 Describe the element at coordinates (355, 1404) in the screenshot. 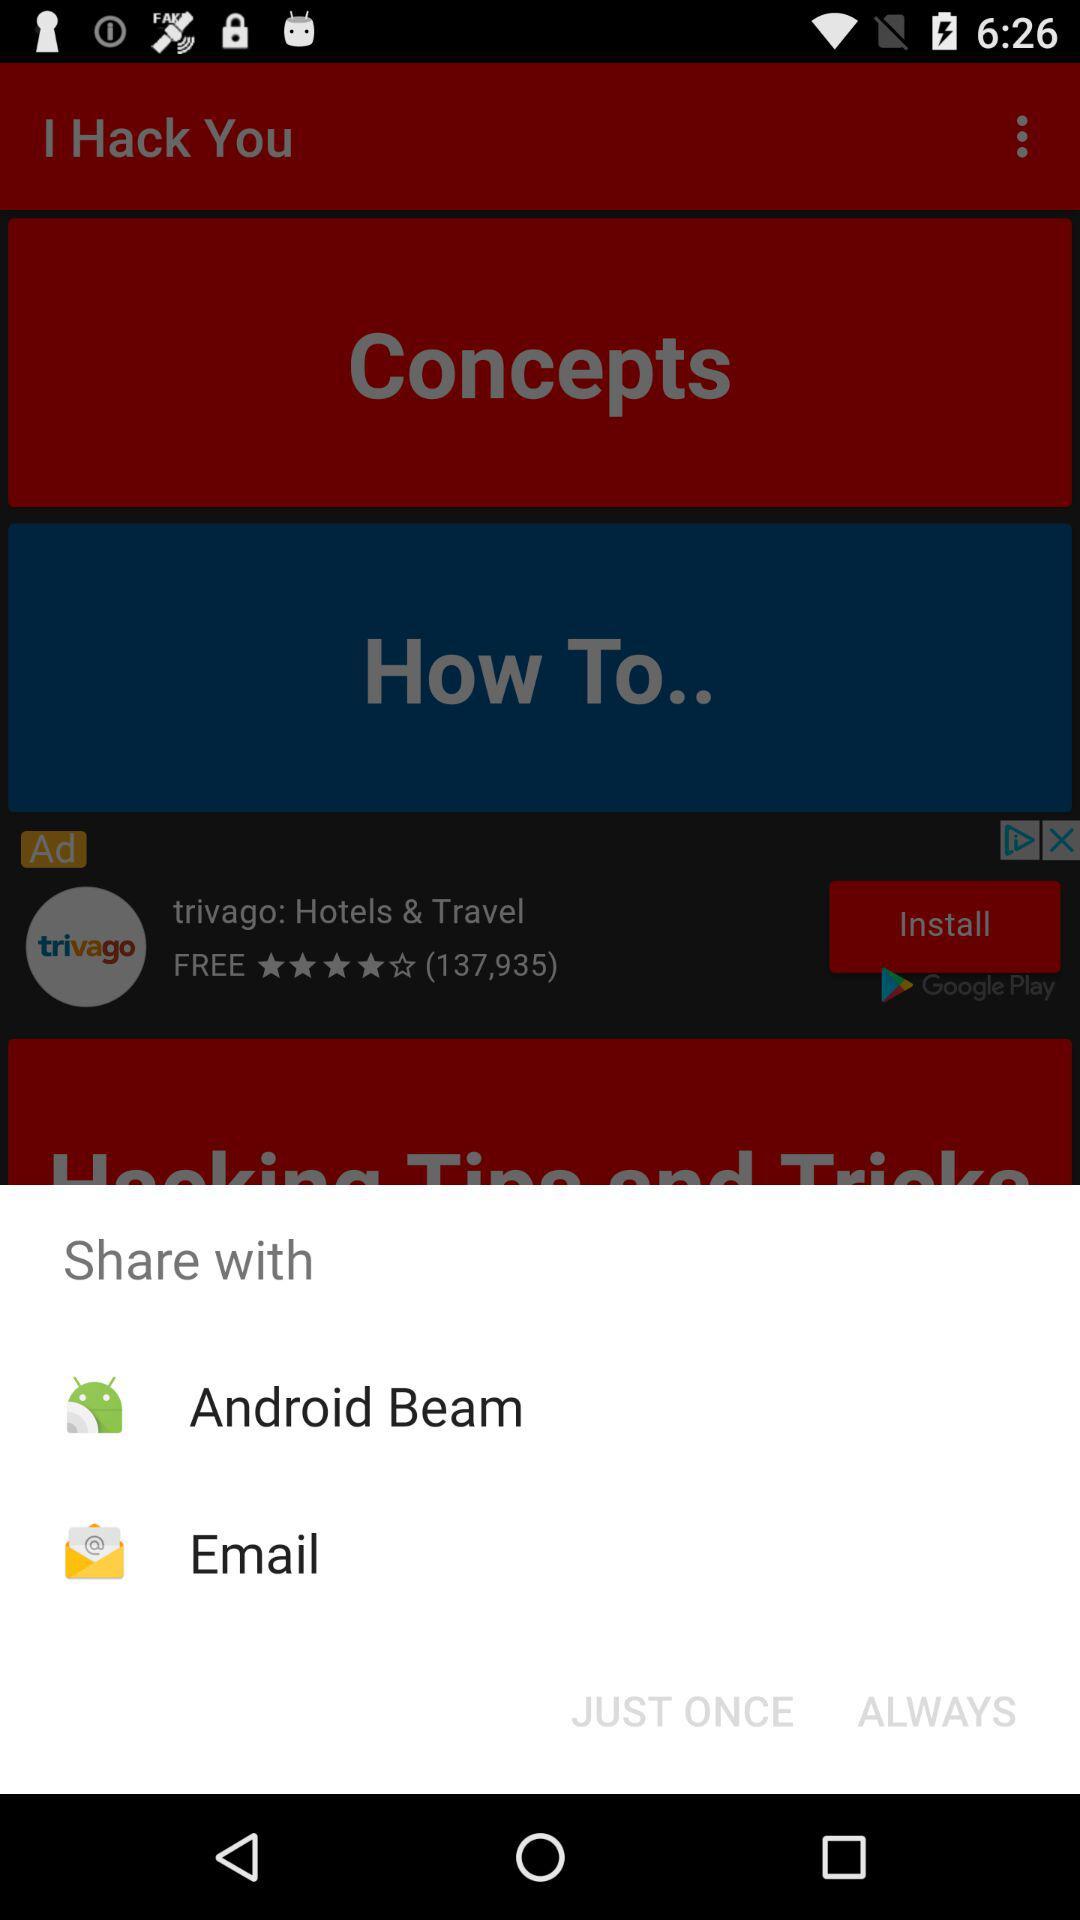

I see `the android beam app` at that location.